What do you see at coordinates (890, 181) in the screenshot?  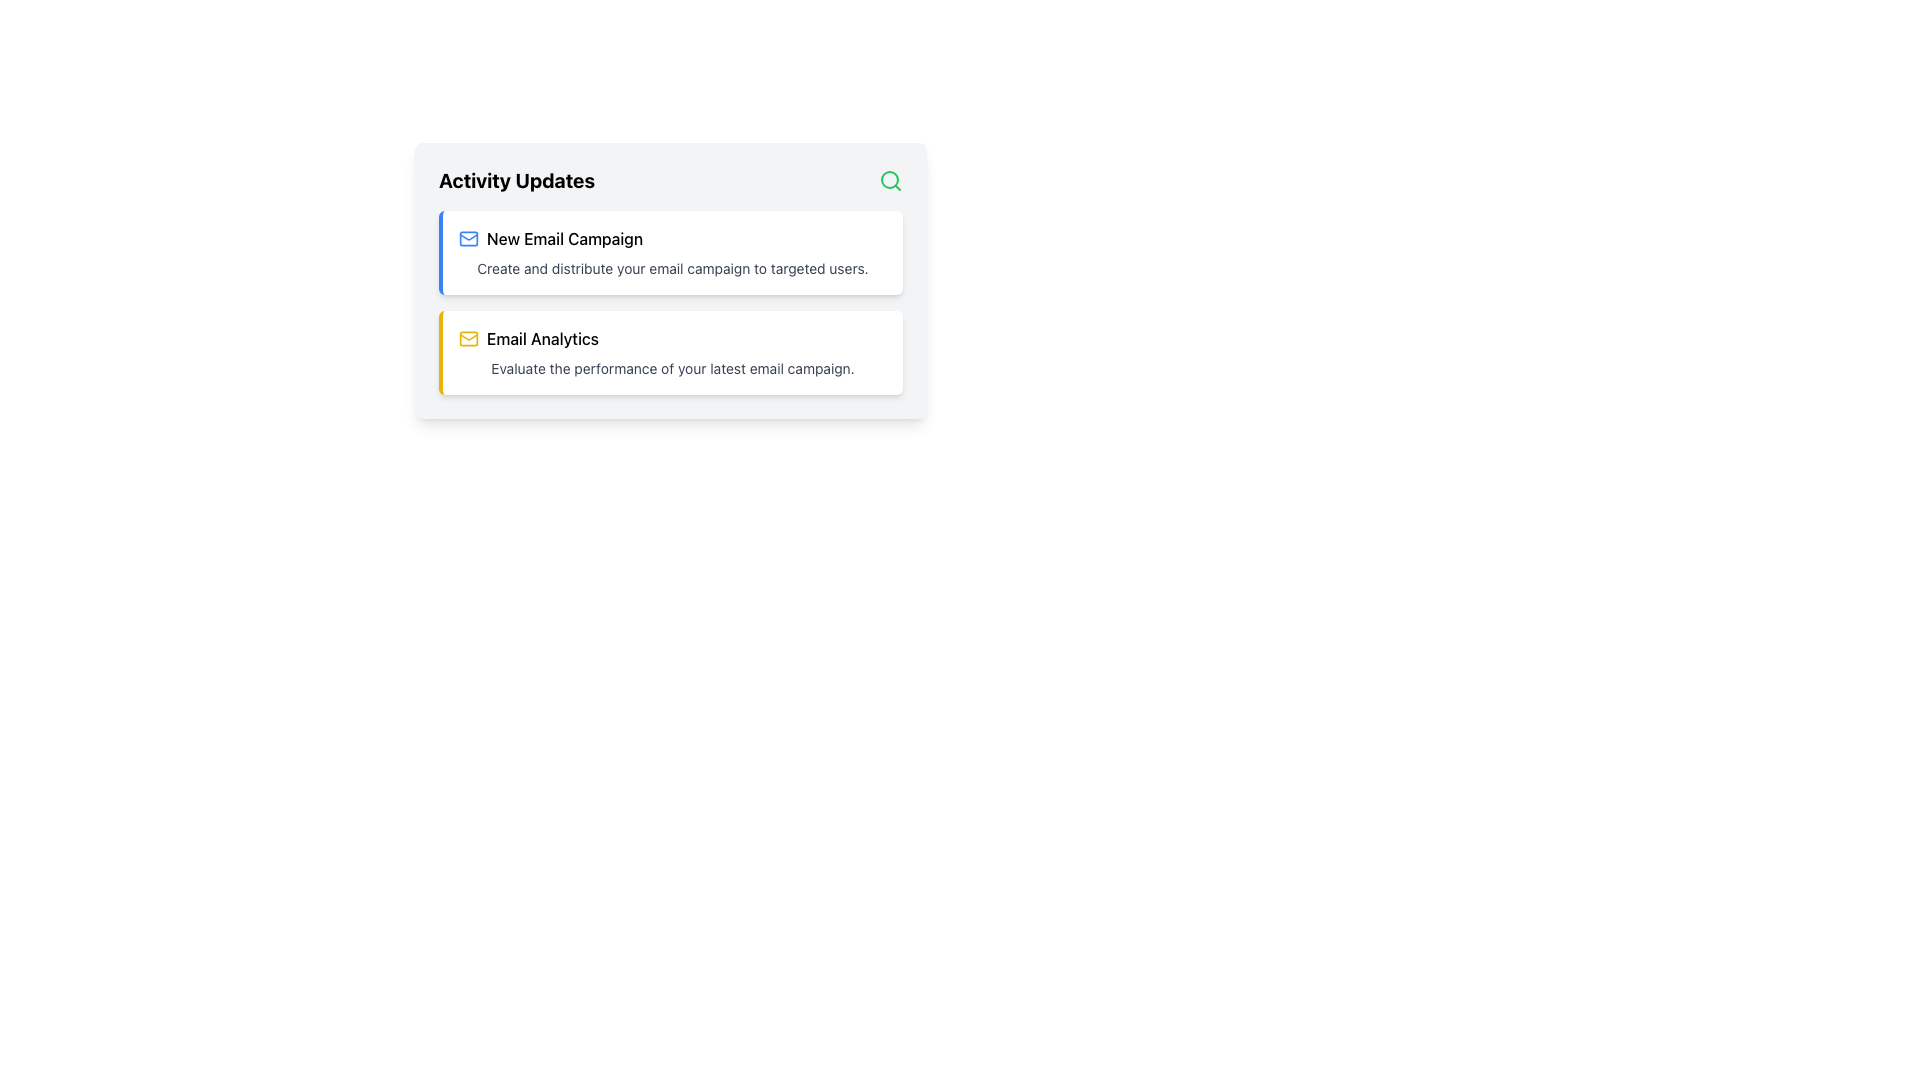 I see `the search button icon located at the far-right of the 'Activity Updates' card header` at bounding box center [890, 181].